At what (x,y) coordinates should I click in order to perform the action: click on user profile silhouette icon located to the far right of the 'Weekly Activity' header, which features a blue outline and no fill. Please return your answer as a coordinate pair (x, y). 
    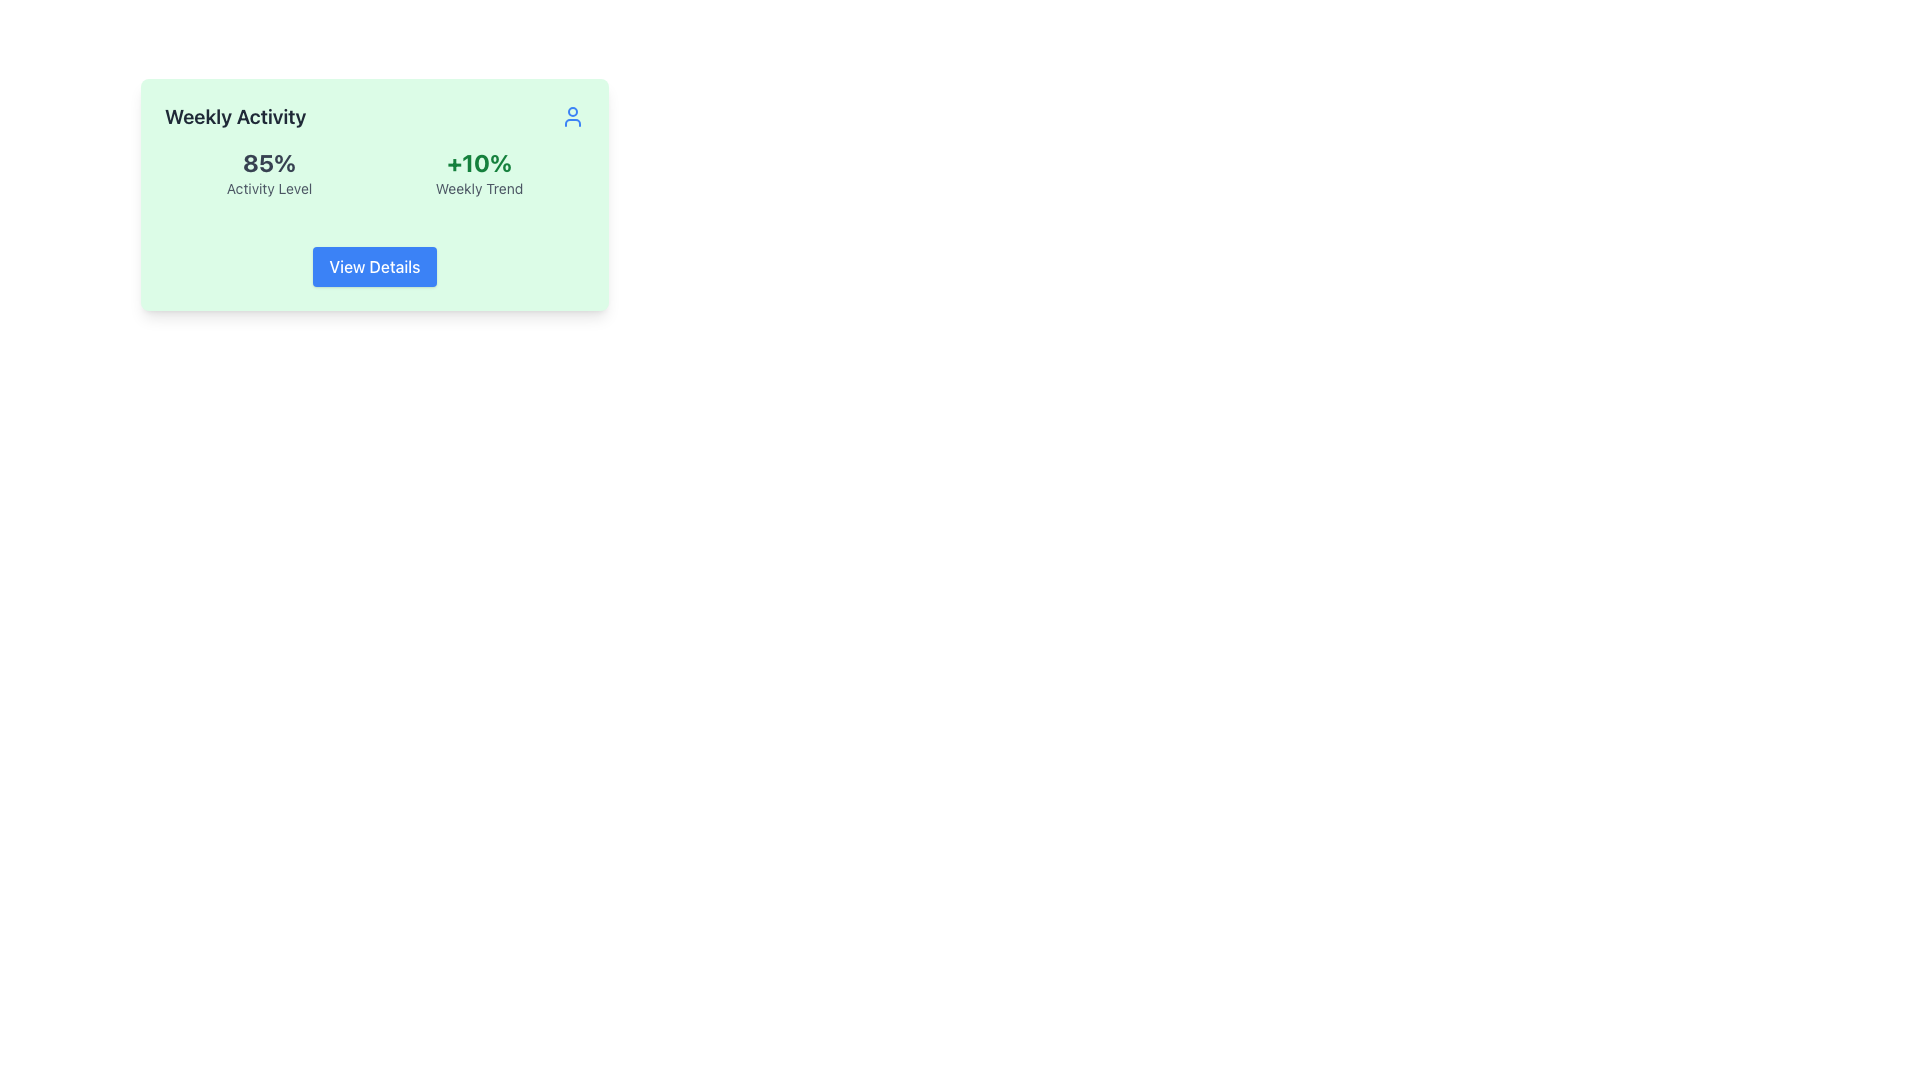
    Looking at the image, I should click on (571, 116).